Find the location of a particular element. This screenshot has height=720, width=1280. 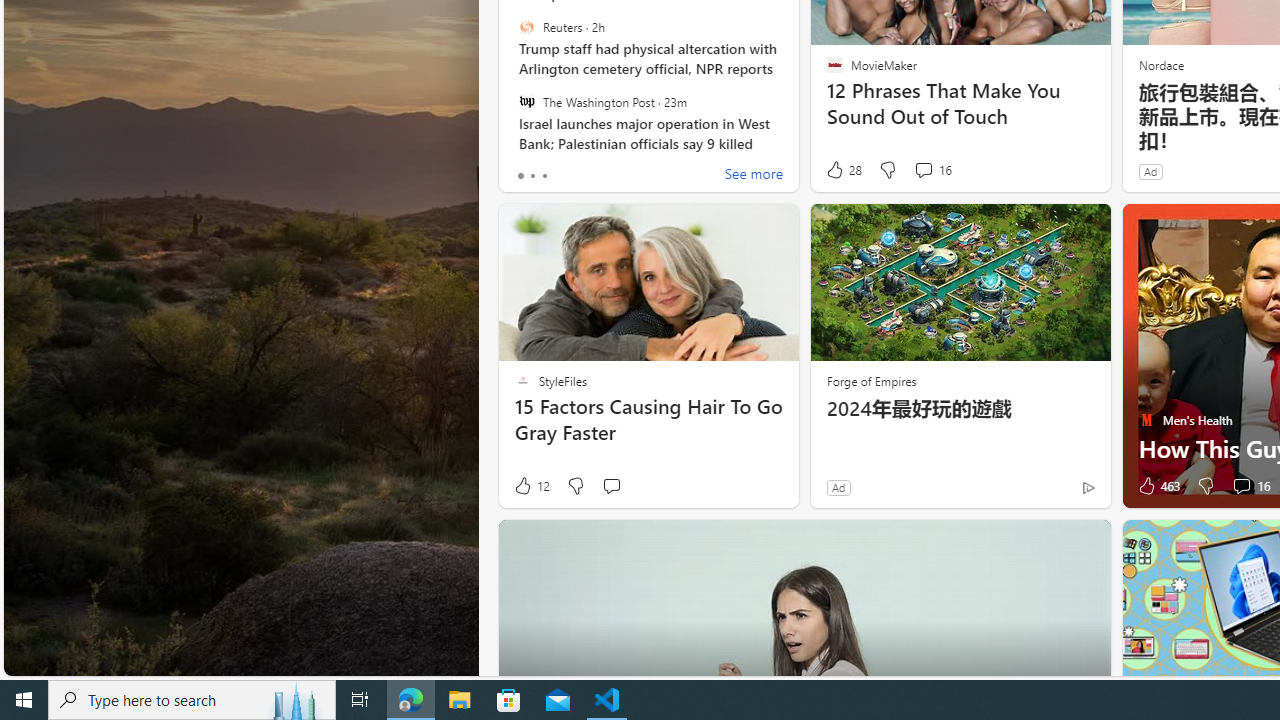

'463 Like' is located at coordinates (1157, 486).